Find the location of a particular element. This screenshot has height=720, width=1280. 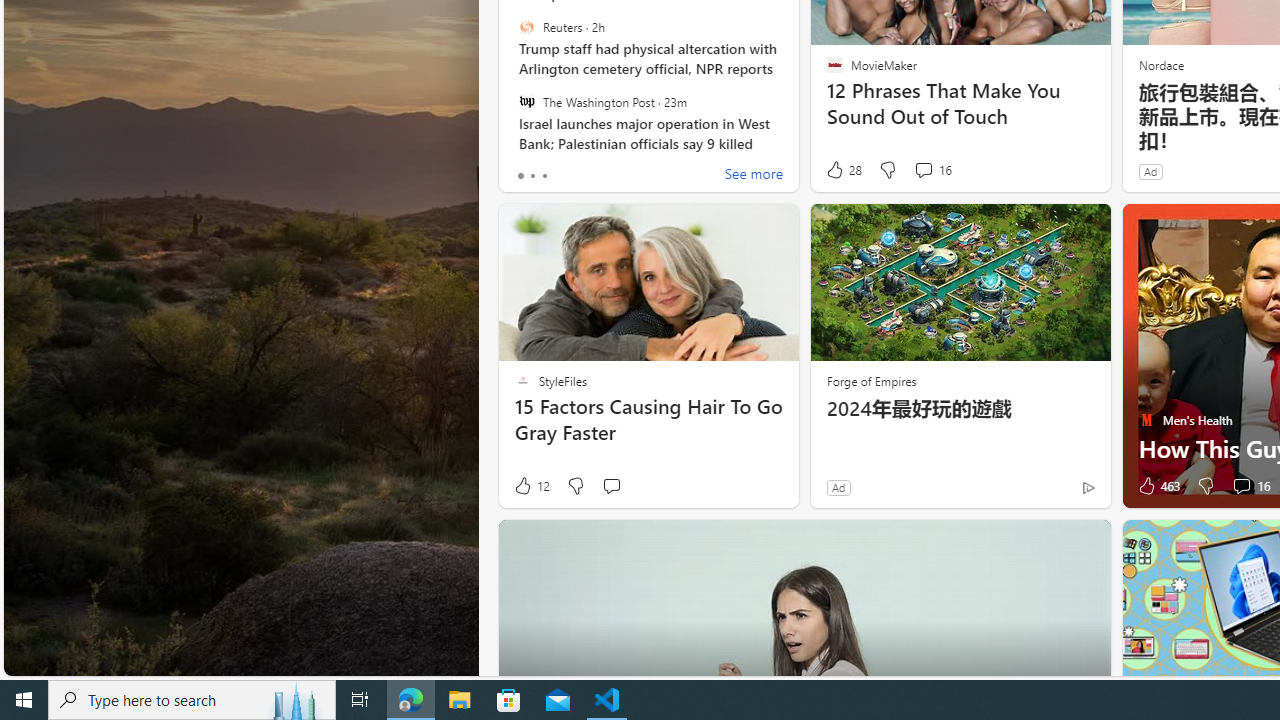

'463 Like' is located at coordinates (1157, 486).